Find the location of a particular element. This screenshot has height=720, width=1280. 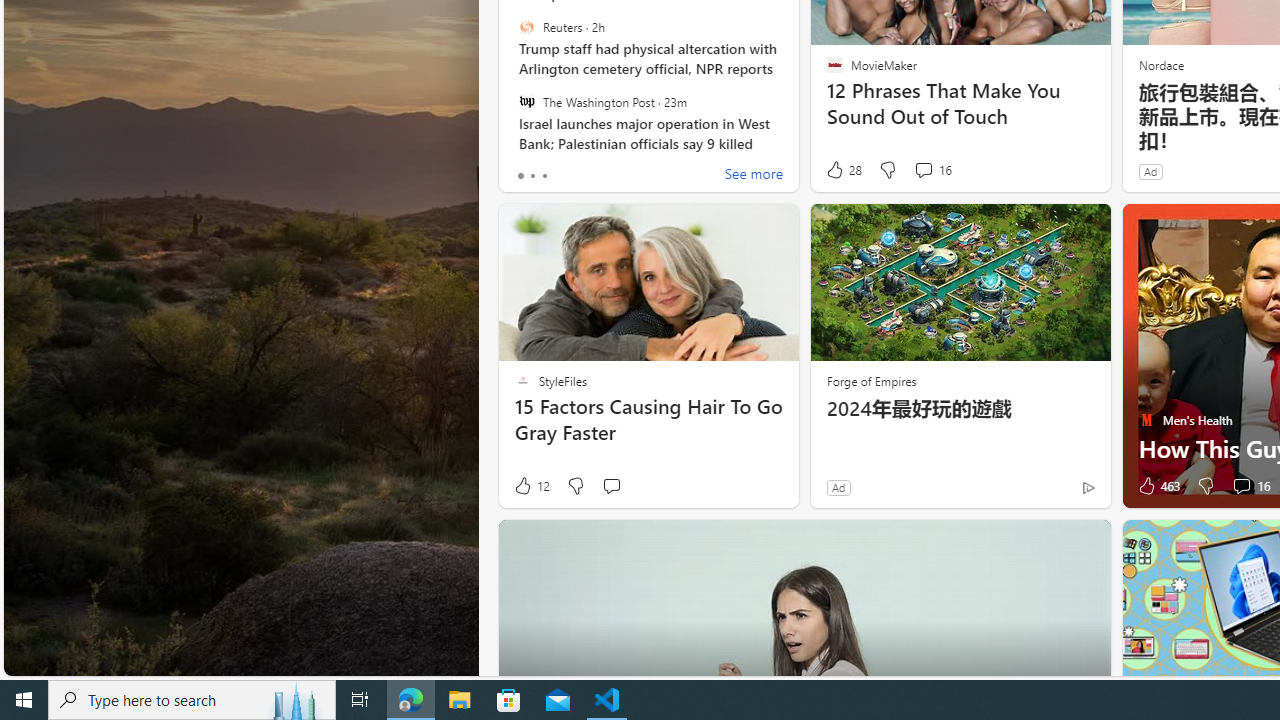

'463 Like' is located at coordinates (1157, 486).